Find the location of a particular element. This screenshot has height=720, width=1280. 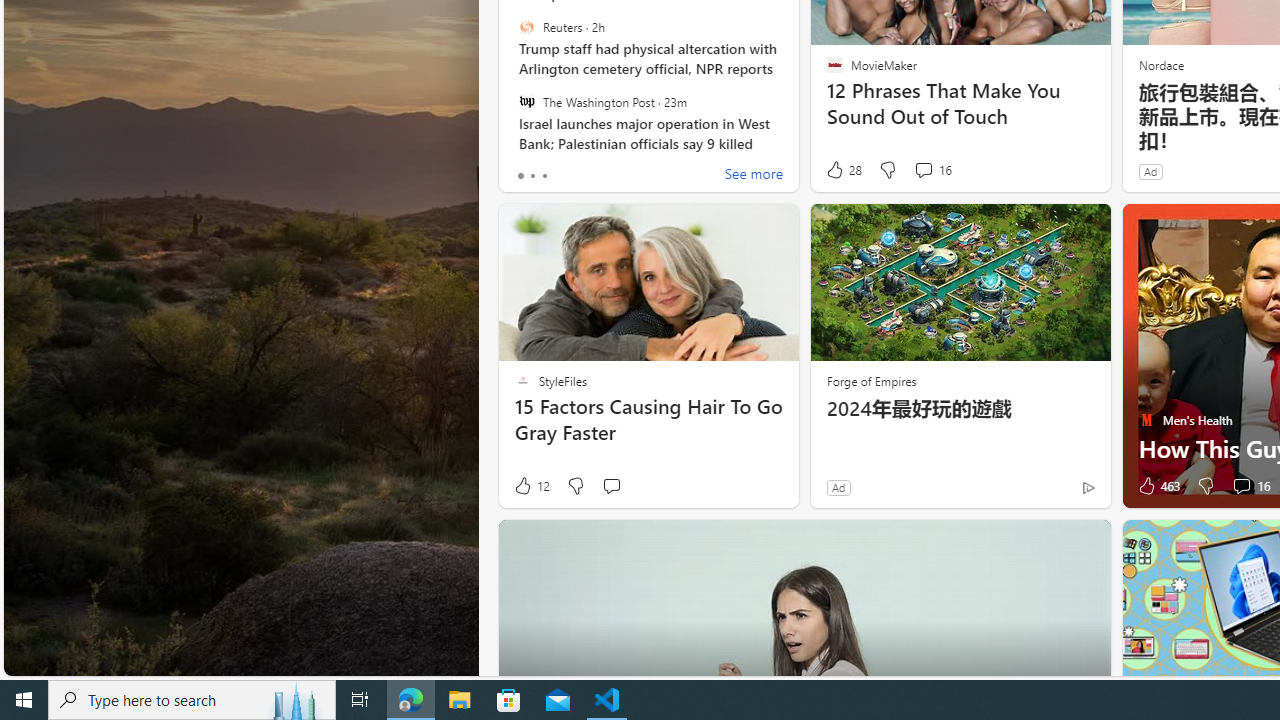

'463 Like' is located at coordinates (1157, 486).